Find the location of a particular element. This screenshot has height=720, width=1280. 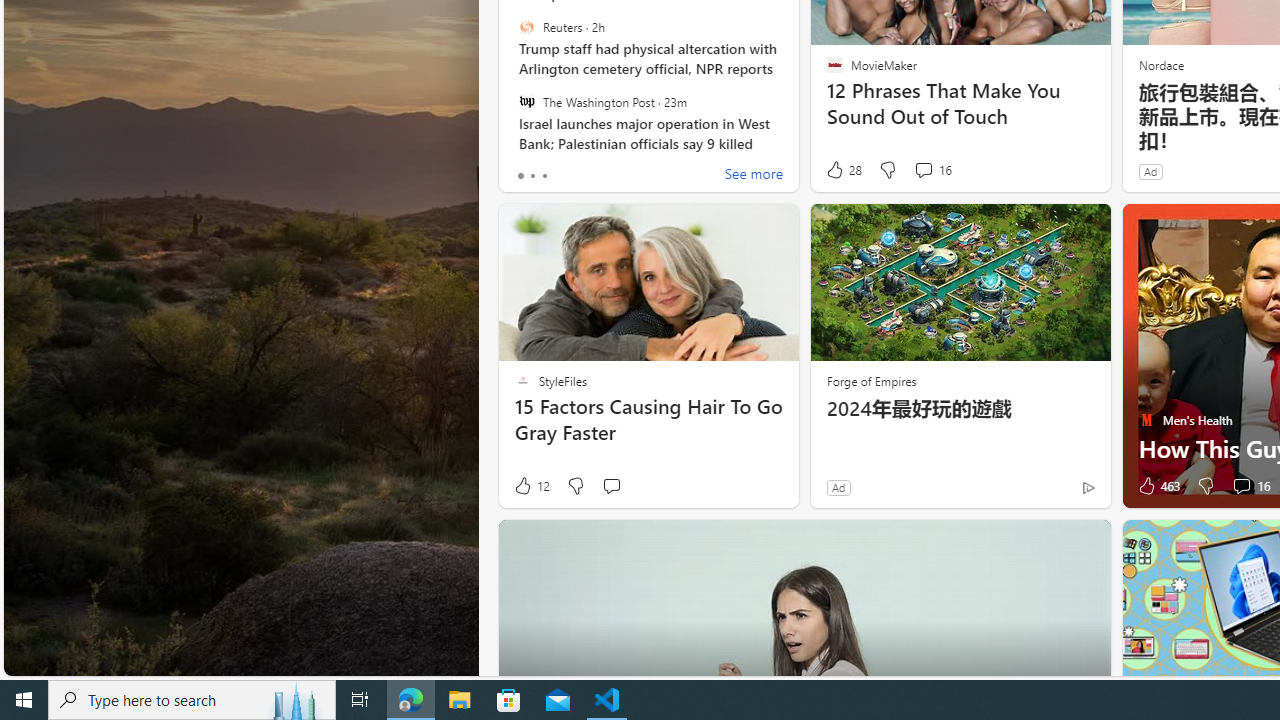

'463 Like' is located at coordinates (1157, 486).